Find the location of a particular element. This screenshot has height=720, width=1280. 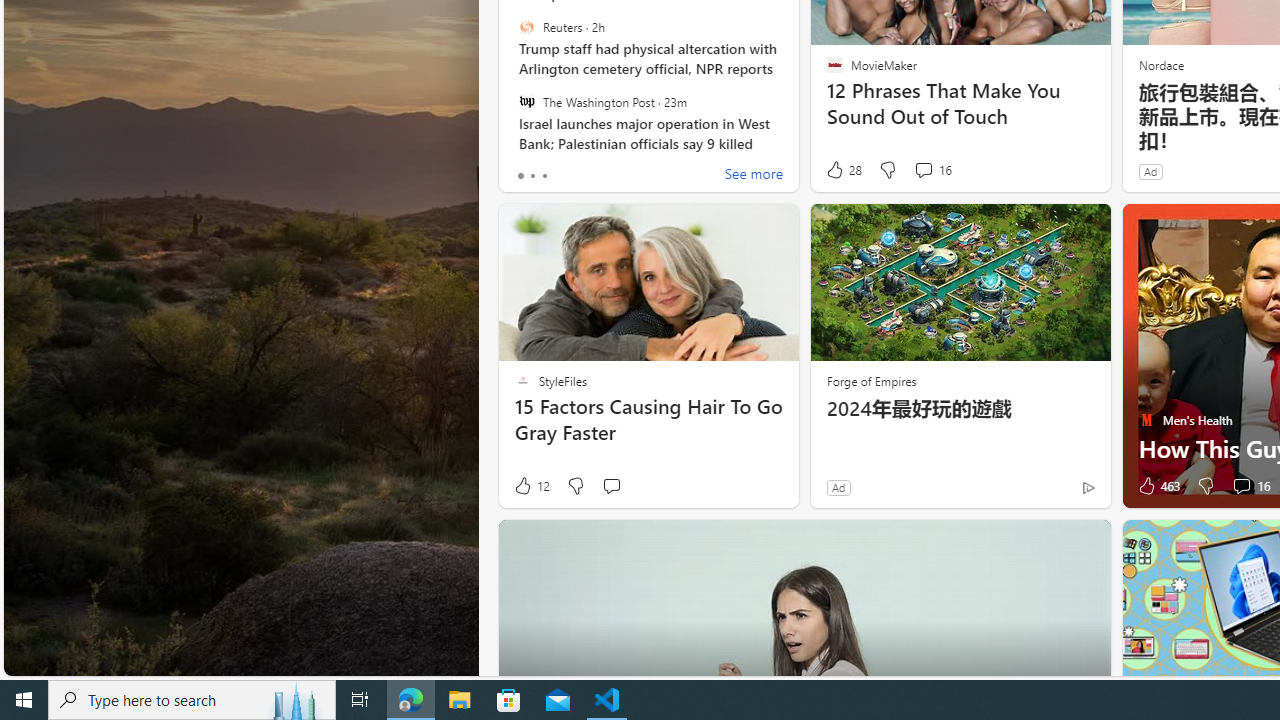

'463 Like' is located at coordinates (1157, 486).